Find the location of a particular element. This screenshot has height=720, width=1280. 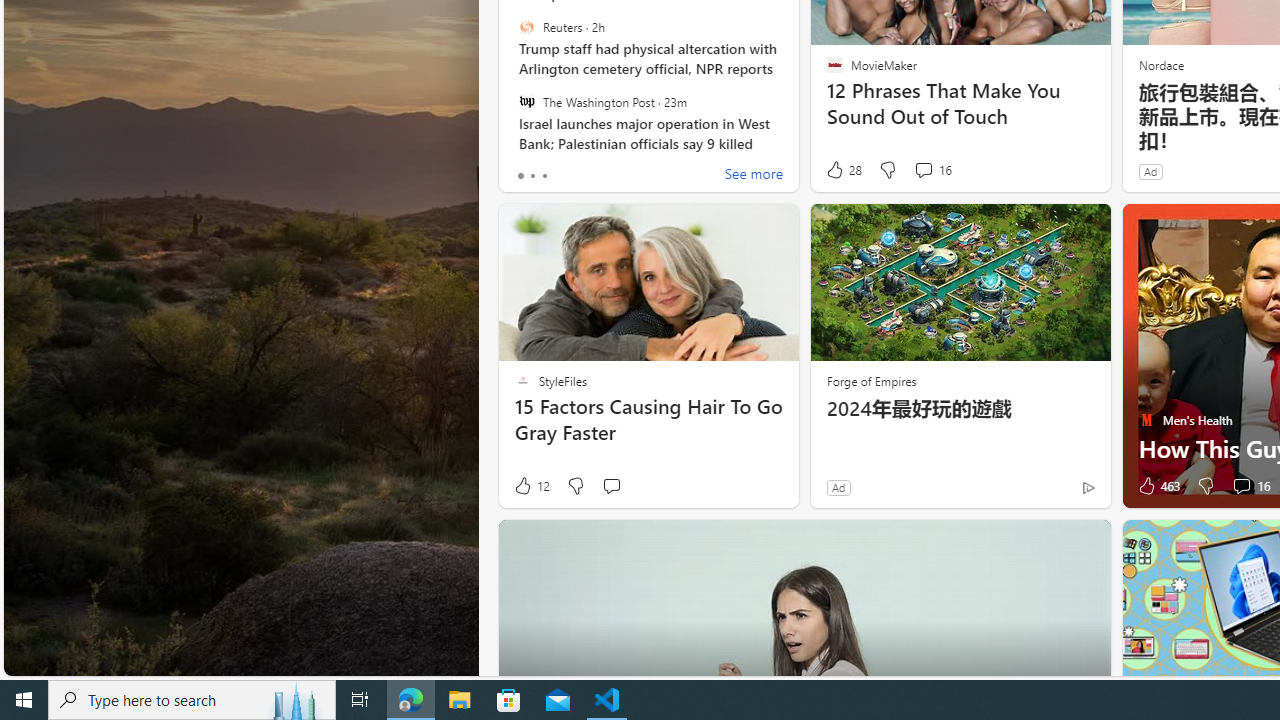

'463 Like' is located at coordinates (1157, 486).